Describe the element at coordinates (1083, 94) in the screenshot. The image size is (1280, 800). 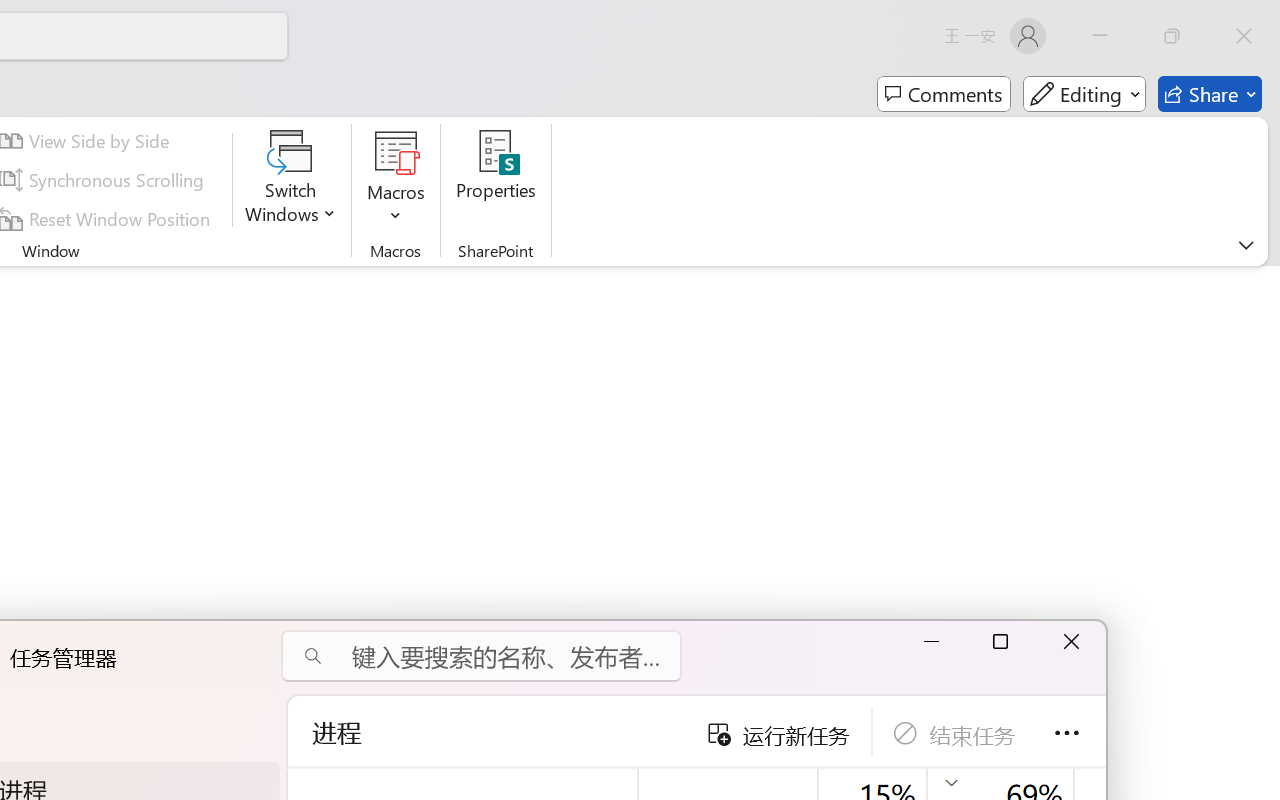
I see `'Mode'` at that location.